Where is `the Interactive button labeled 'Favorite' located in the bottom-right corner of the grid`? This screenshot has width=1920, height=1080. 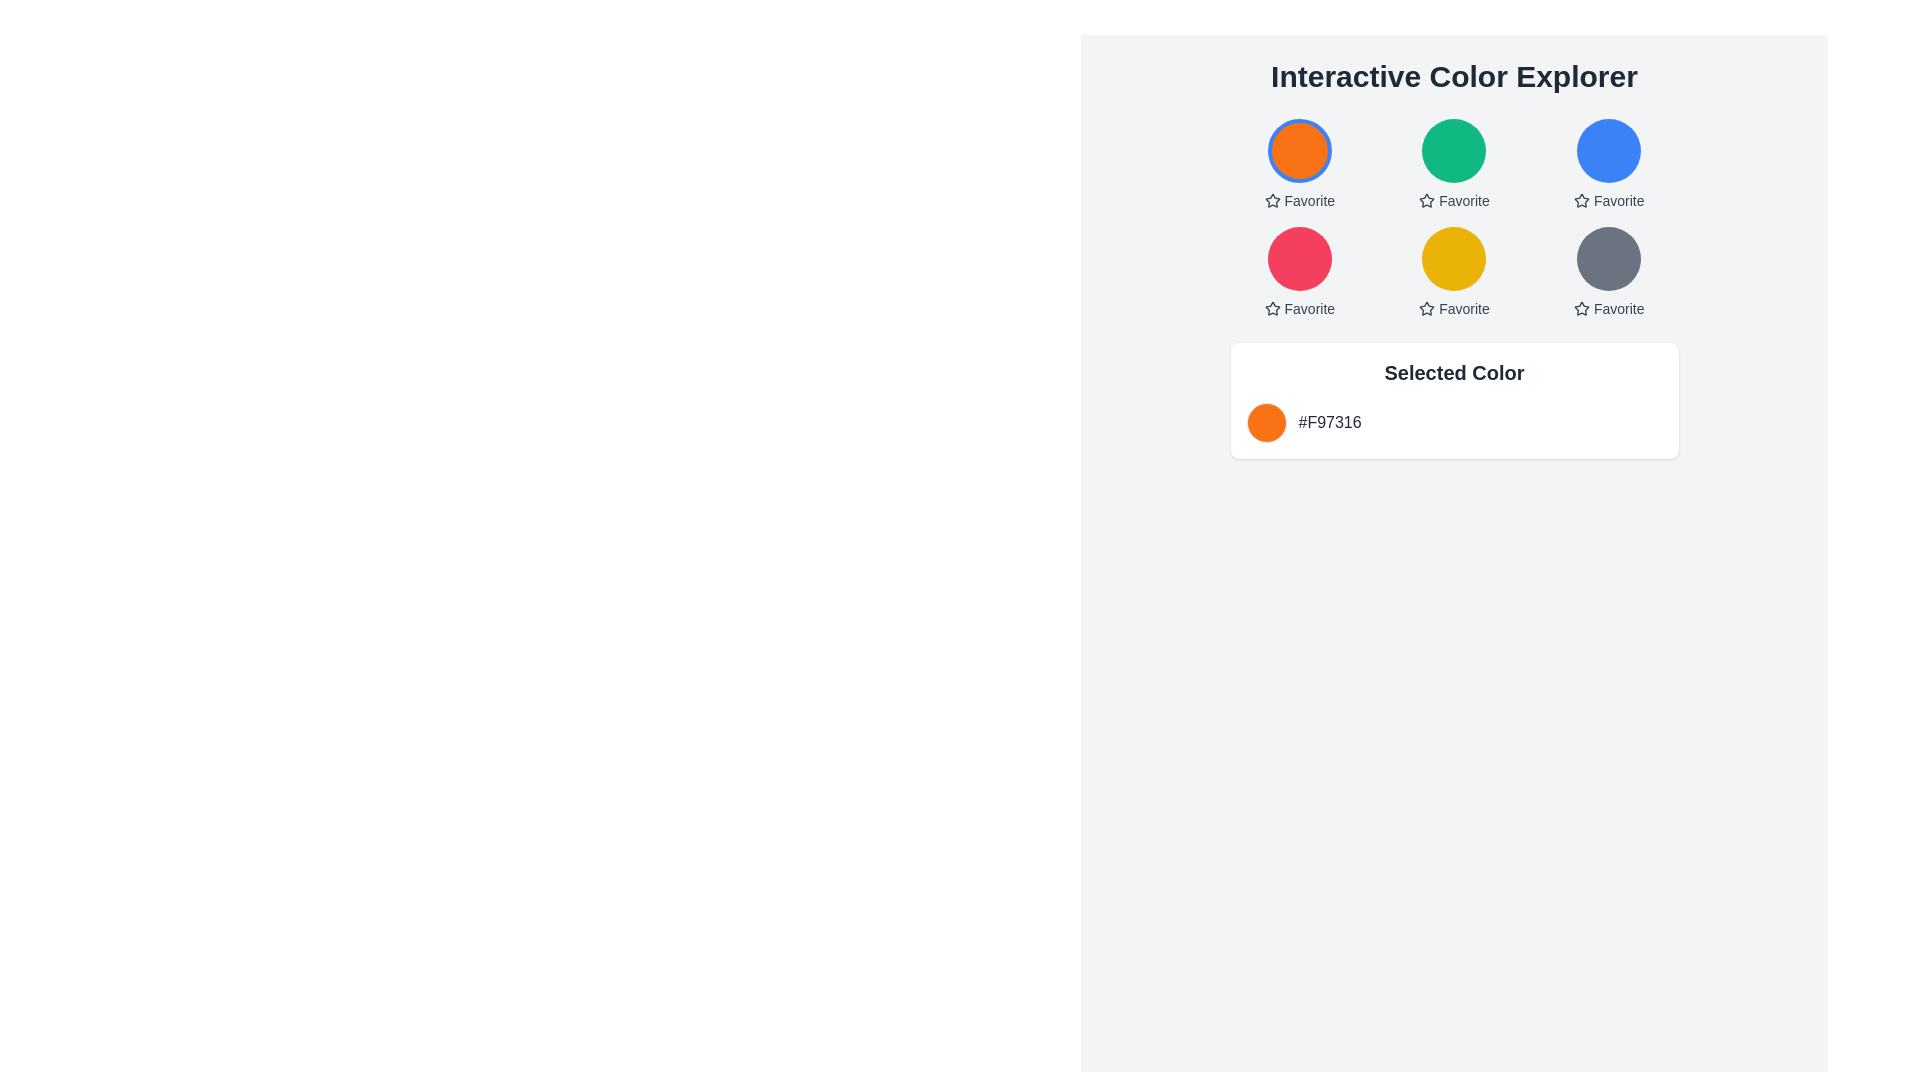
the Interactive button labeled 'Favorite' located in the bottom-right corner of the grid is located at coordinates (1609, 273).